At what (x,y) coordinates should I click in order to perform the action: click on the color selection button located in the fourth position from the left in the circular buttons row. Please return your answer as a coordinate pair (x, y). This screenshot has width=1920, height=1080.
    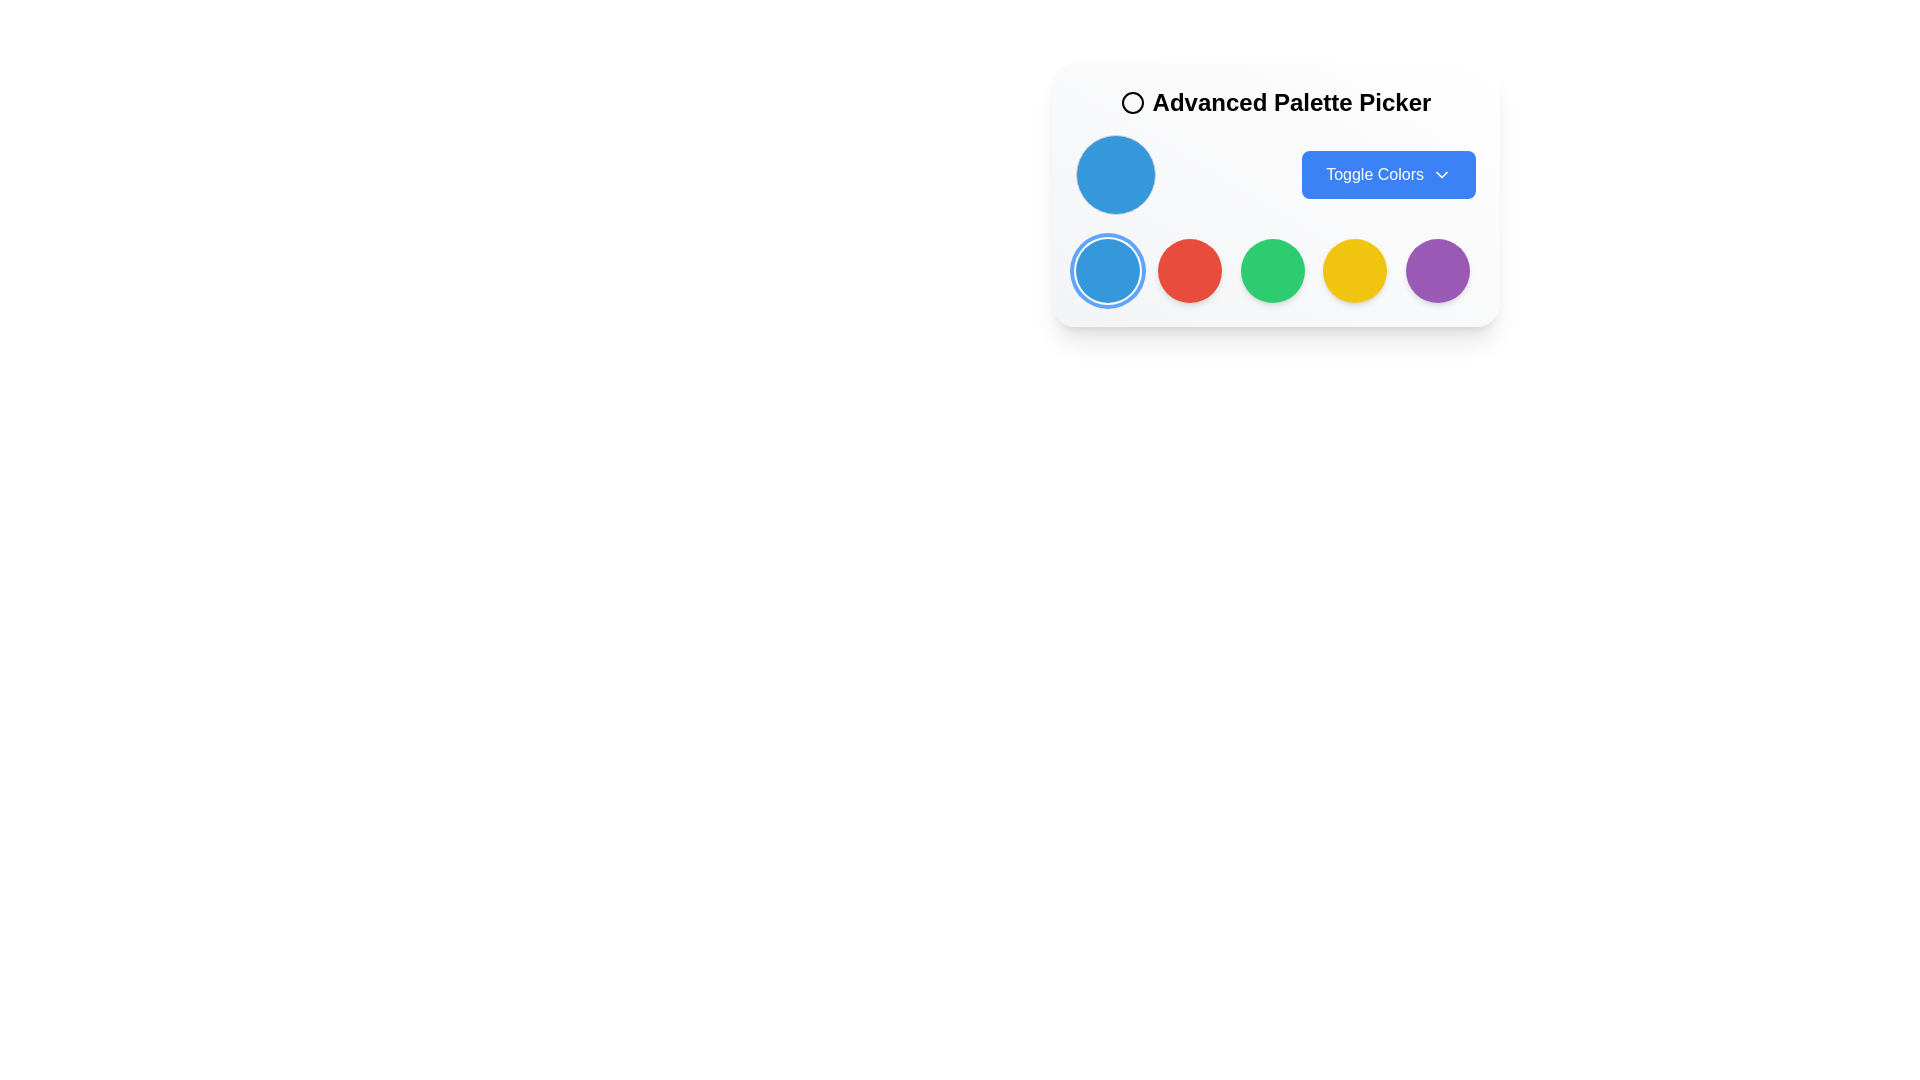
    Looking at the image, I should click on (1355, 270).